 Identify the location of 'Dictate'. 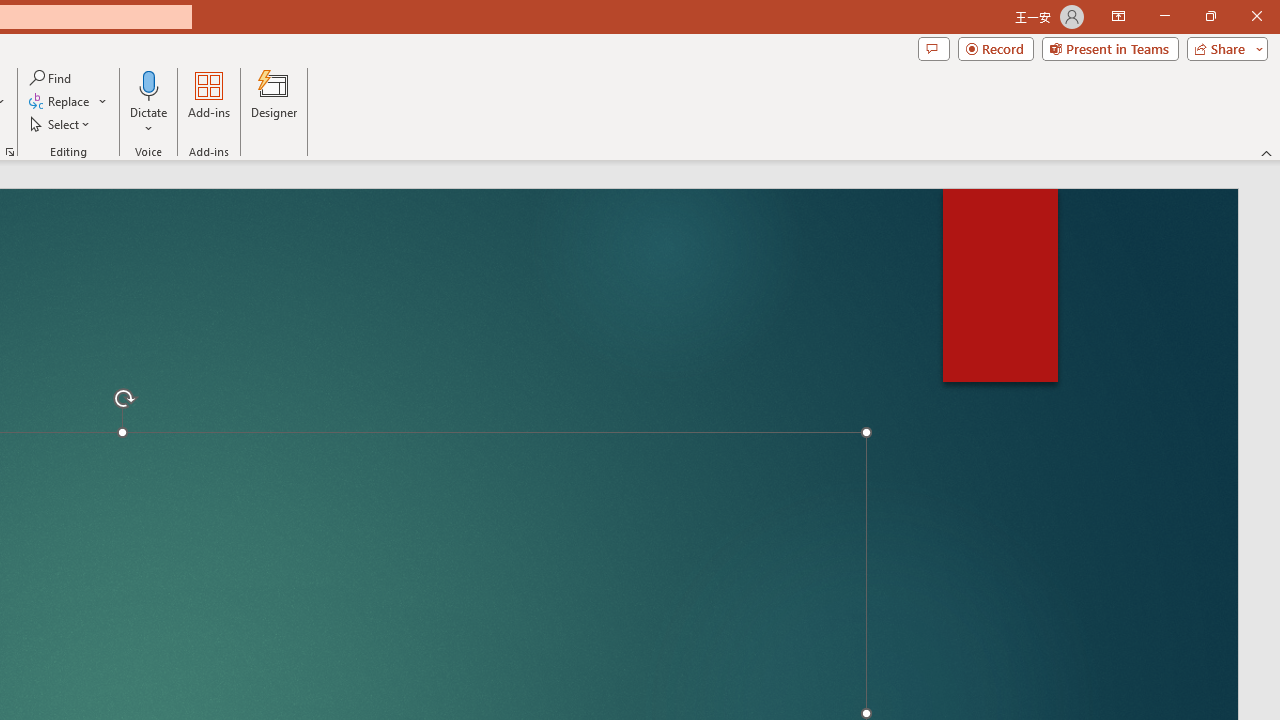
(148, 84).